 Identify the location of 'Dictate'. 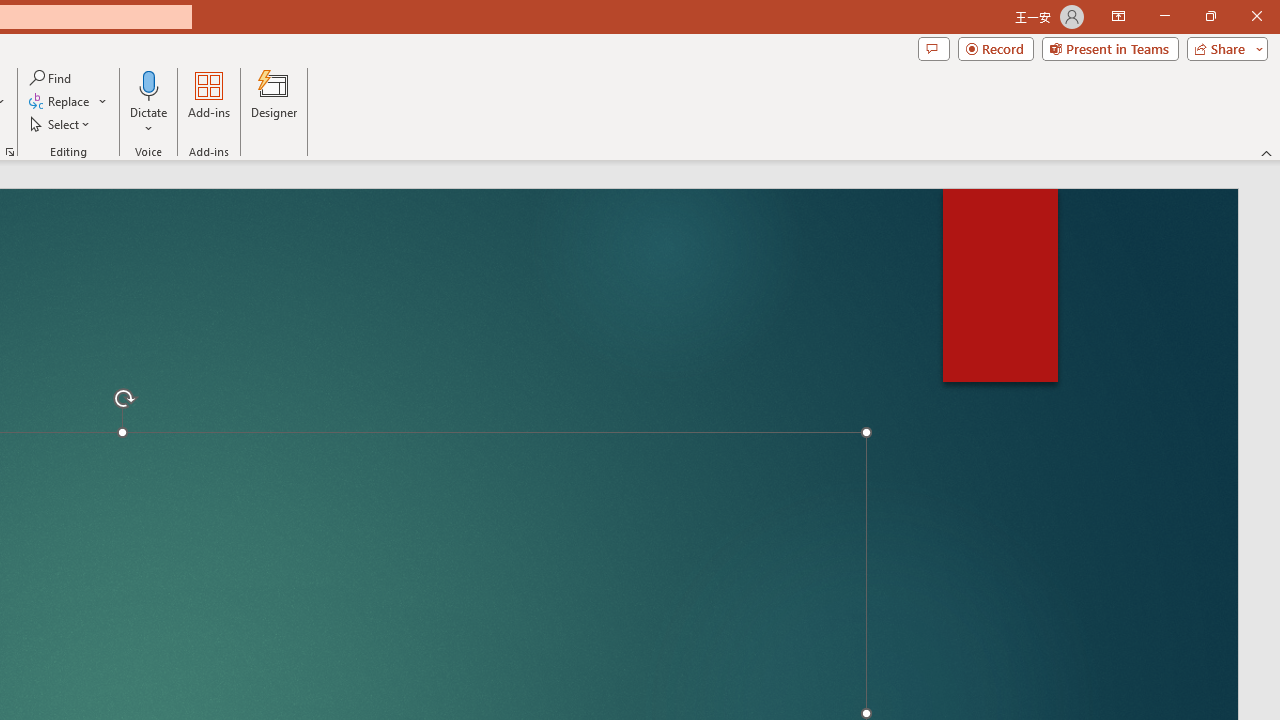
(148, 84).